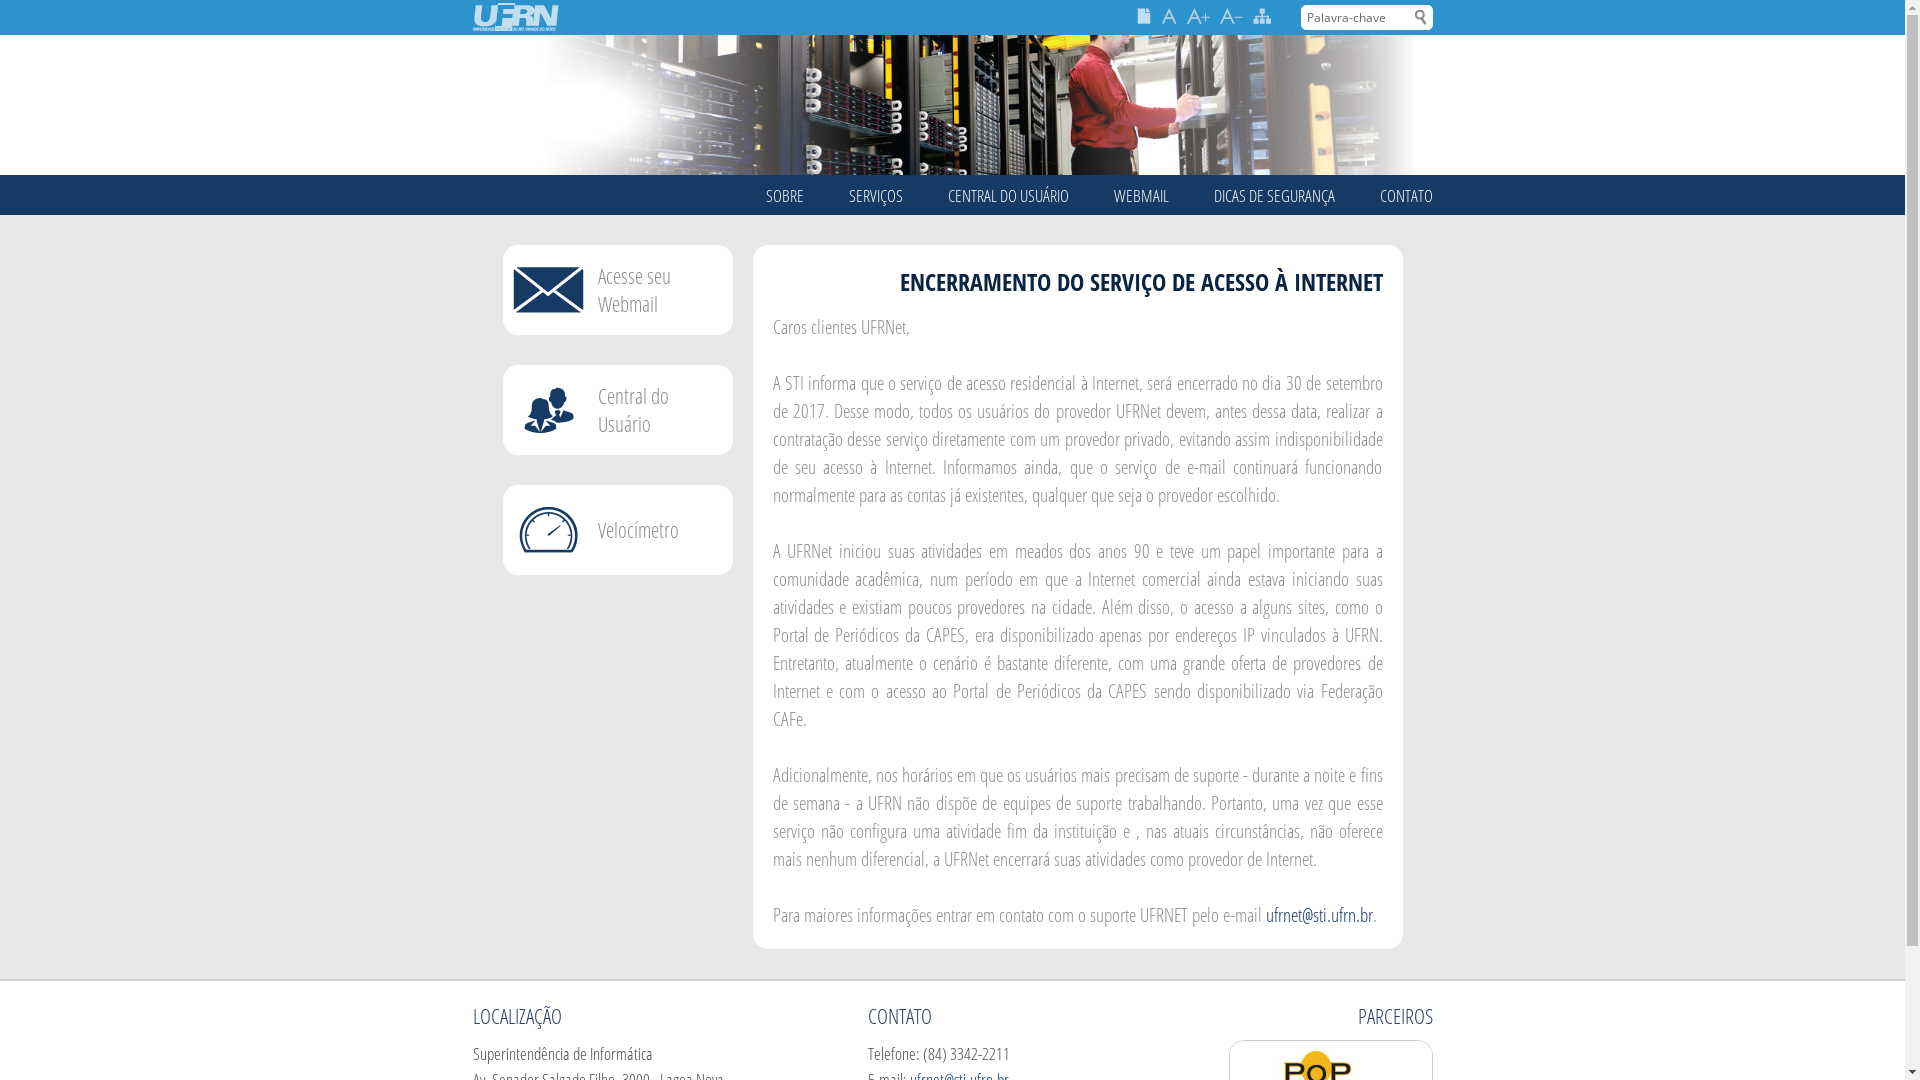 The width and height of the screenshot is (1920, 1080). What do you see at coordinates (1112, 195) in the screenshot?
I see `'WEBMAIL'` at bounding box center [1112, 195].